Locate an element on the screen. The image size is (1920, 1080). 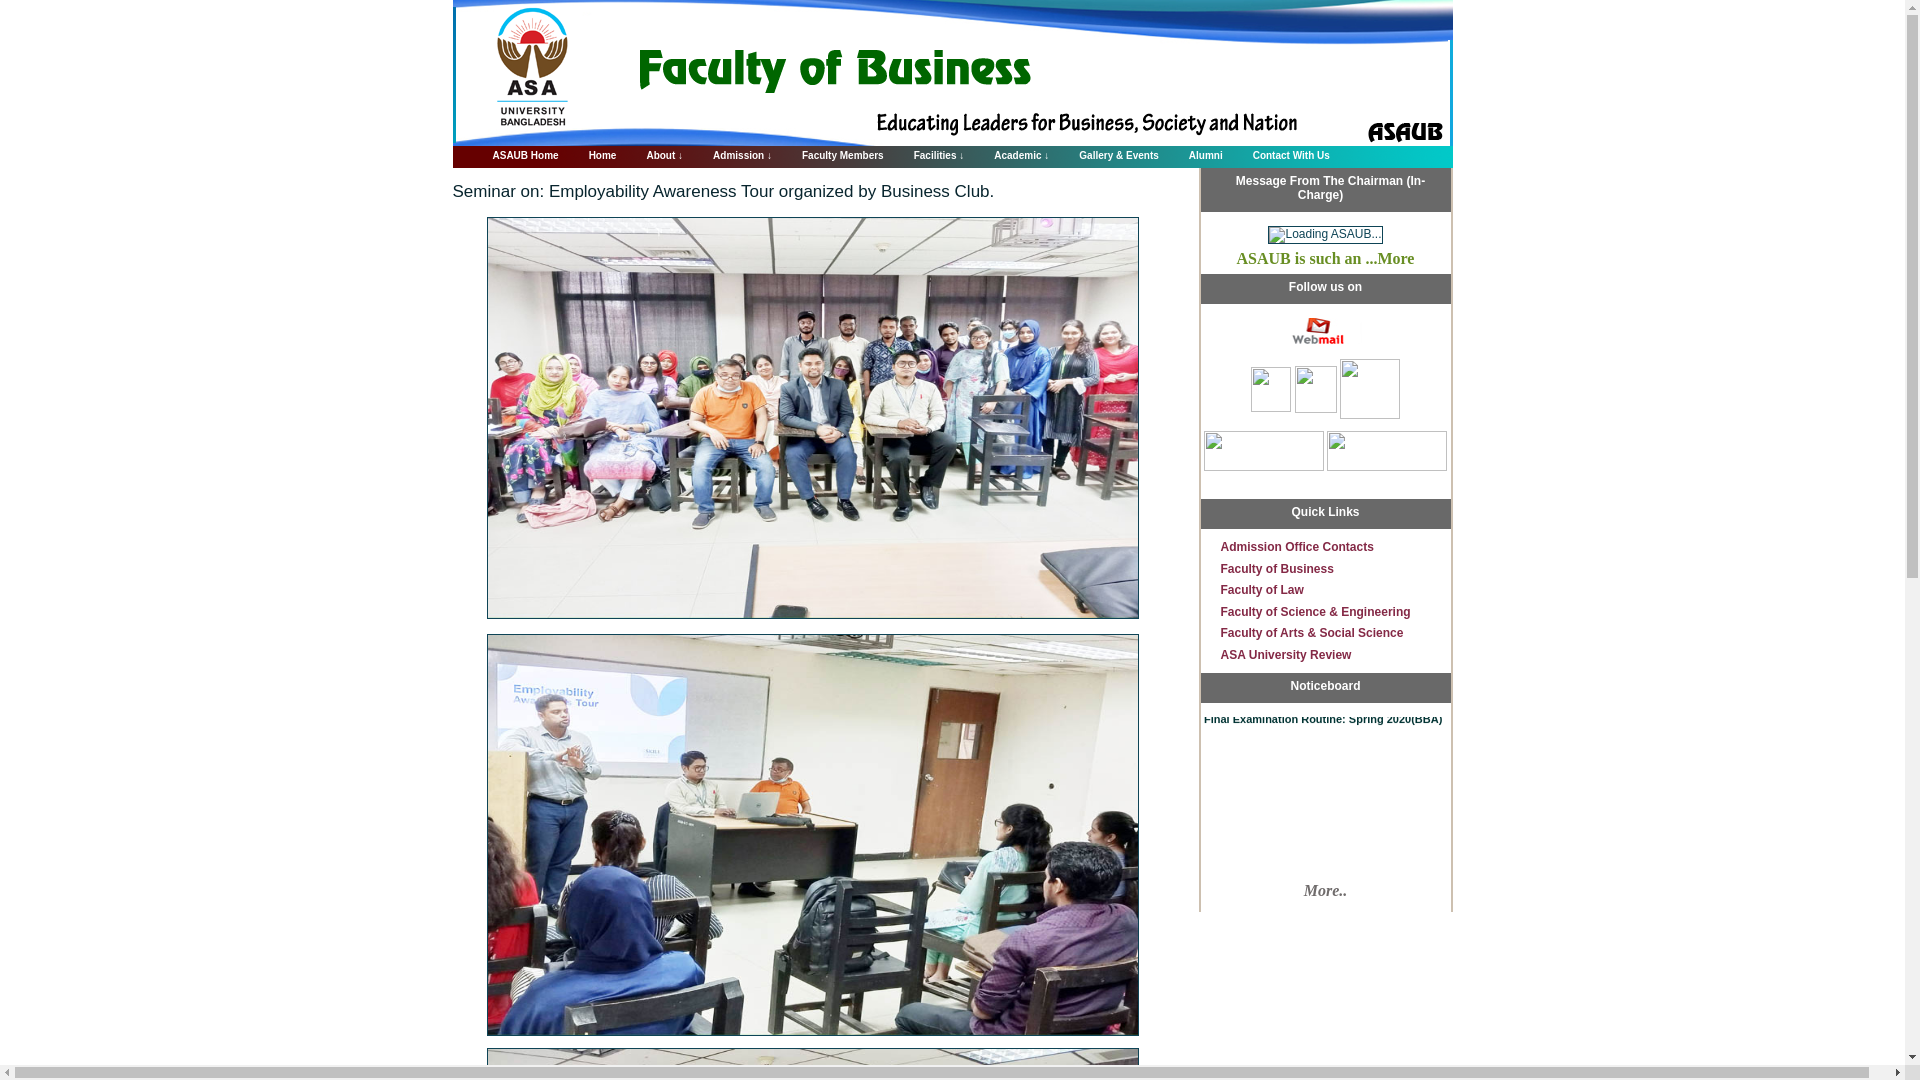
'Alumni' is located at coordinates (1195, 152).